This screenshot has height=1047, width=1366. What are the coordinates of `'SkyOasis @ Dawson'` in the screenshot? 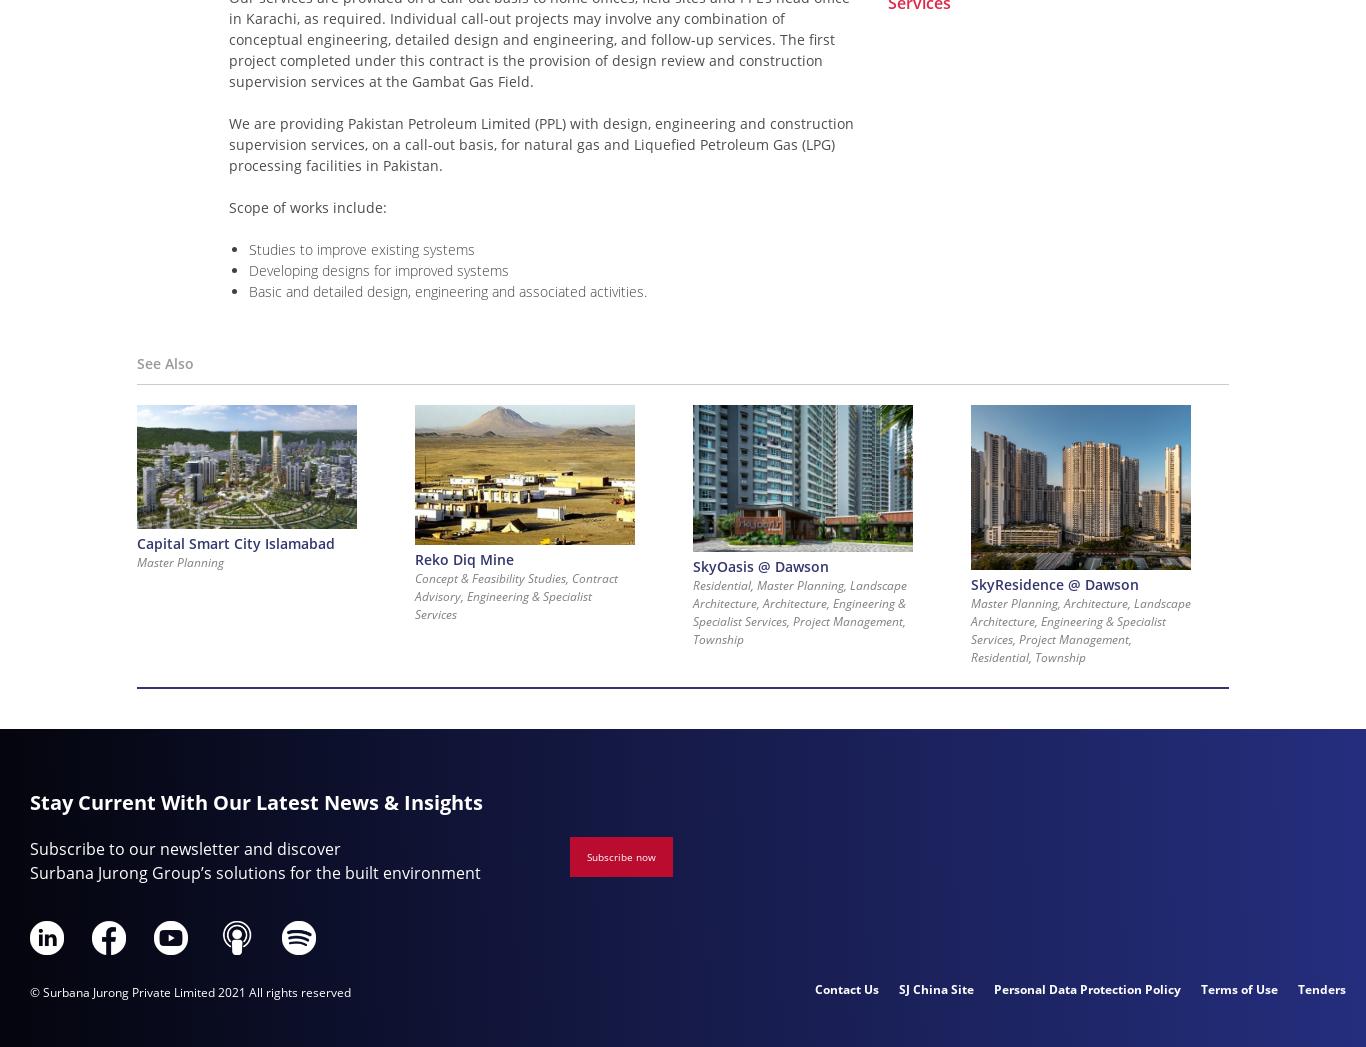 It's located at (760, 565).